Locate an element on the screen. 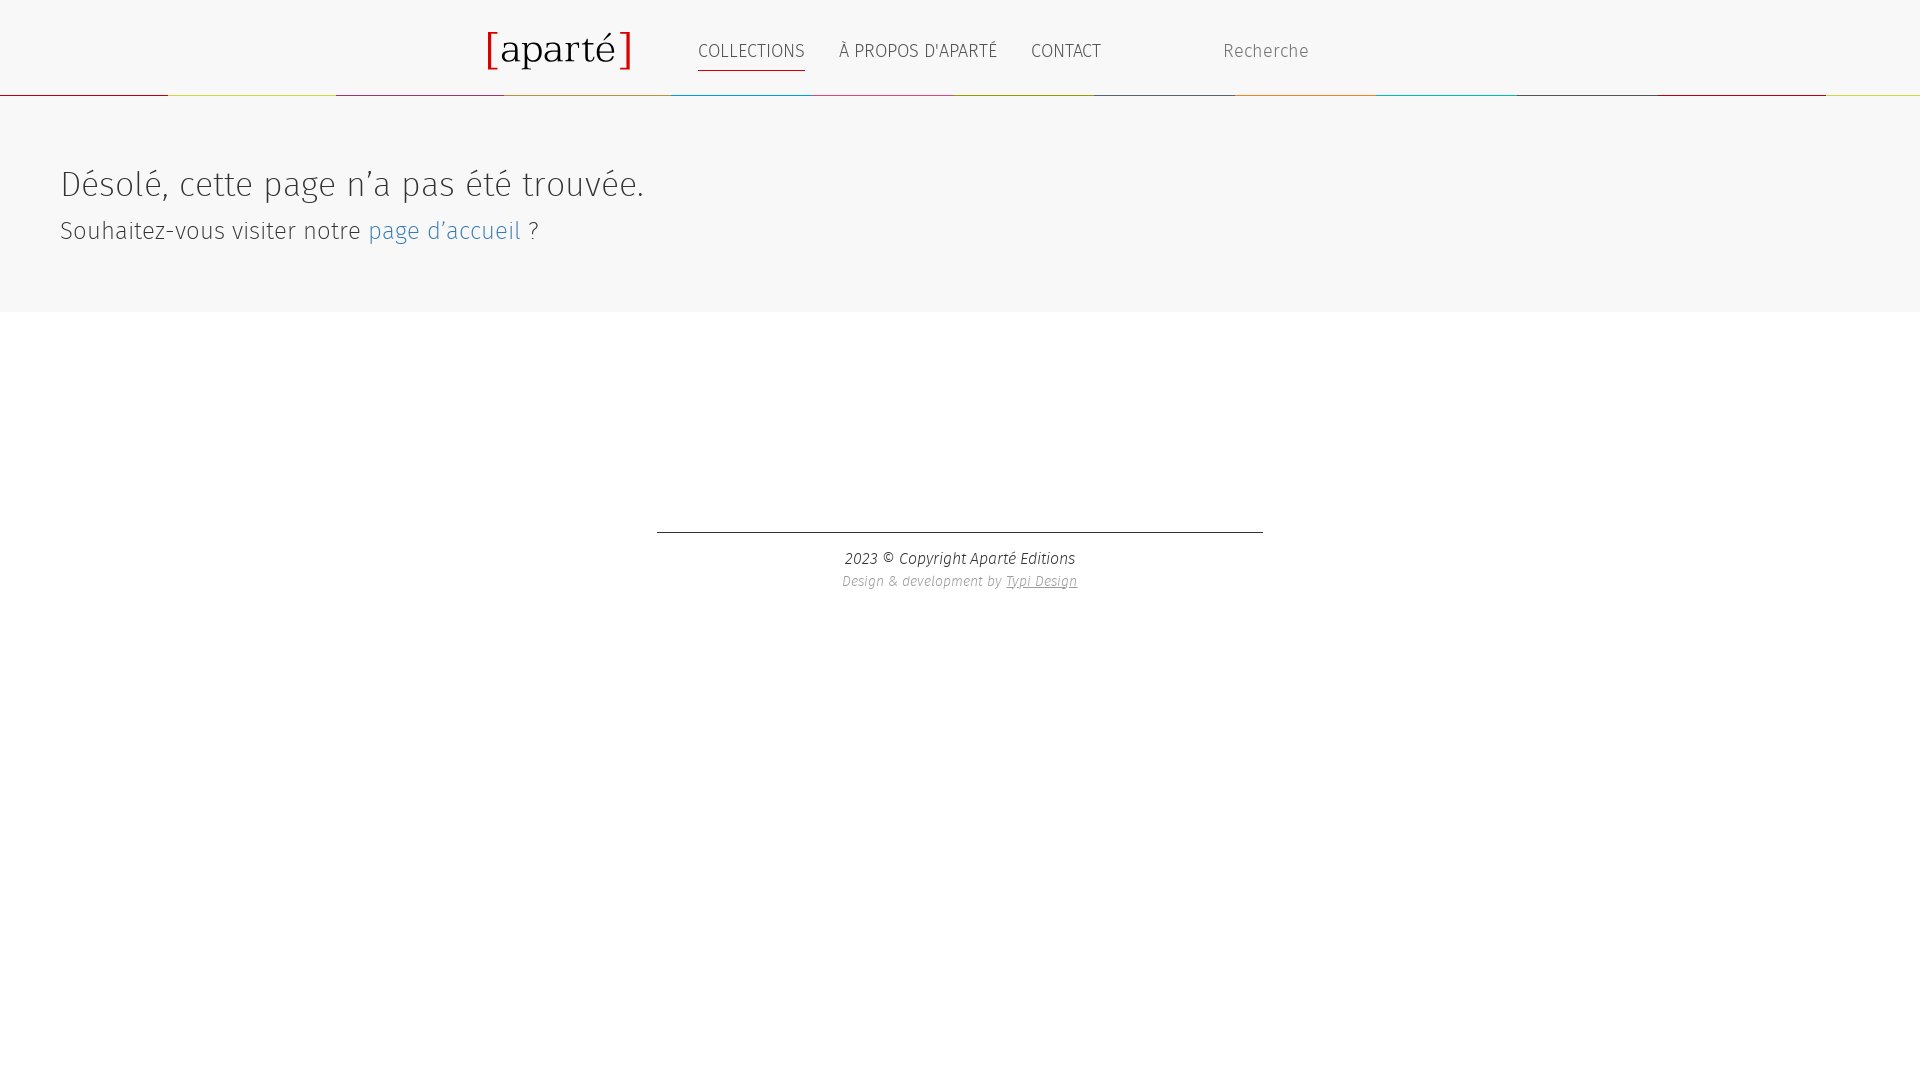 The image size is (1920, 1080). 'COLLECTIONS' is located at coordinates (750, 48).